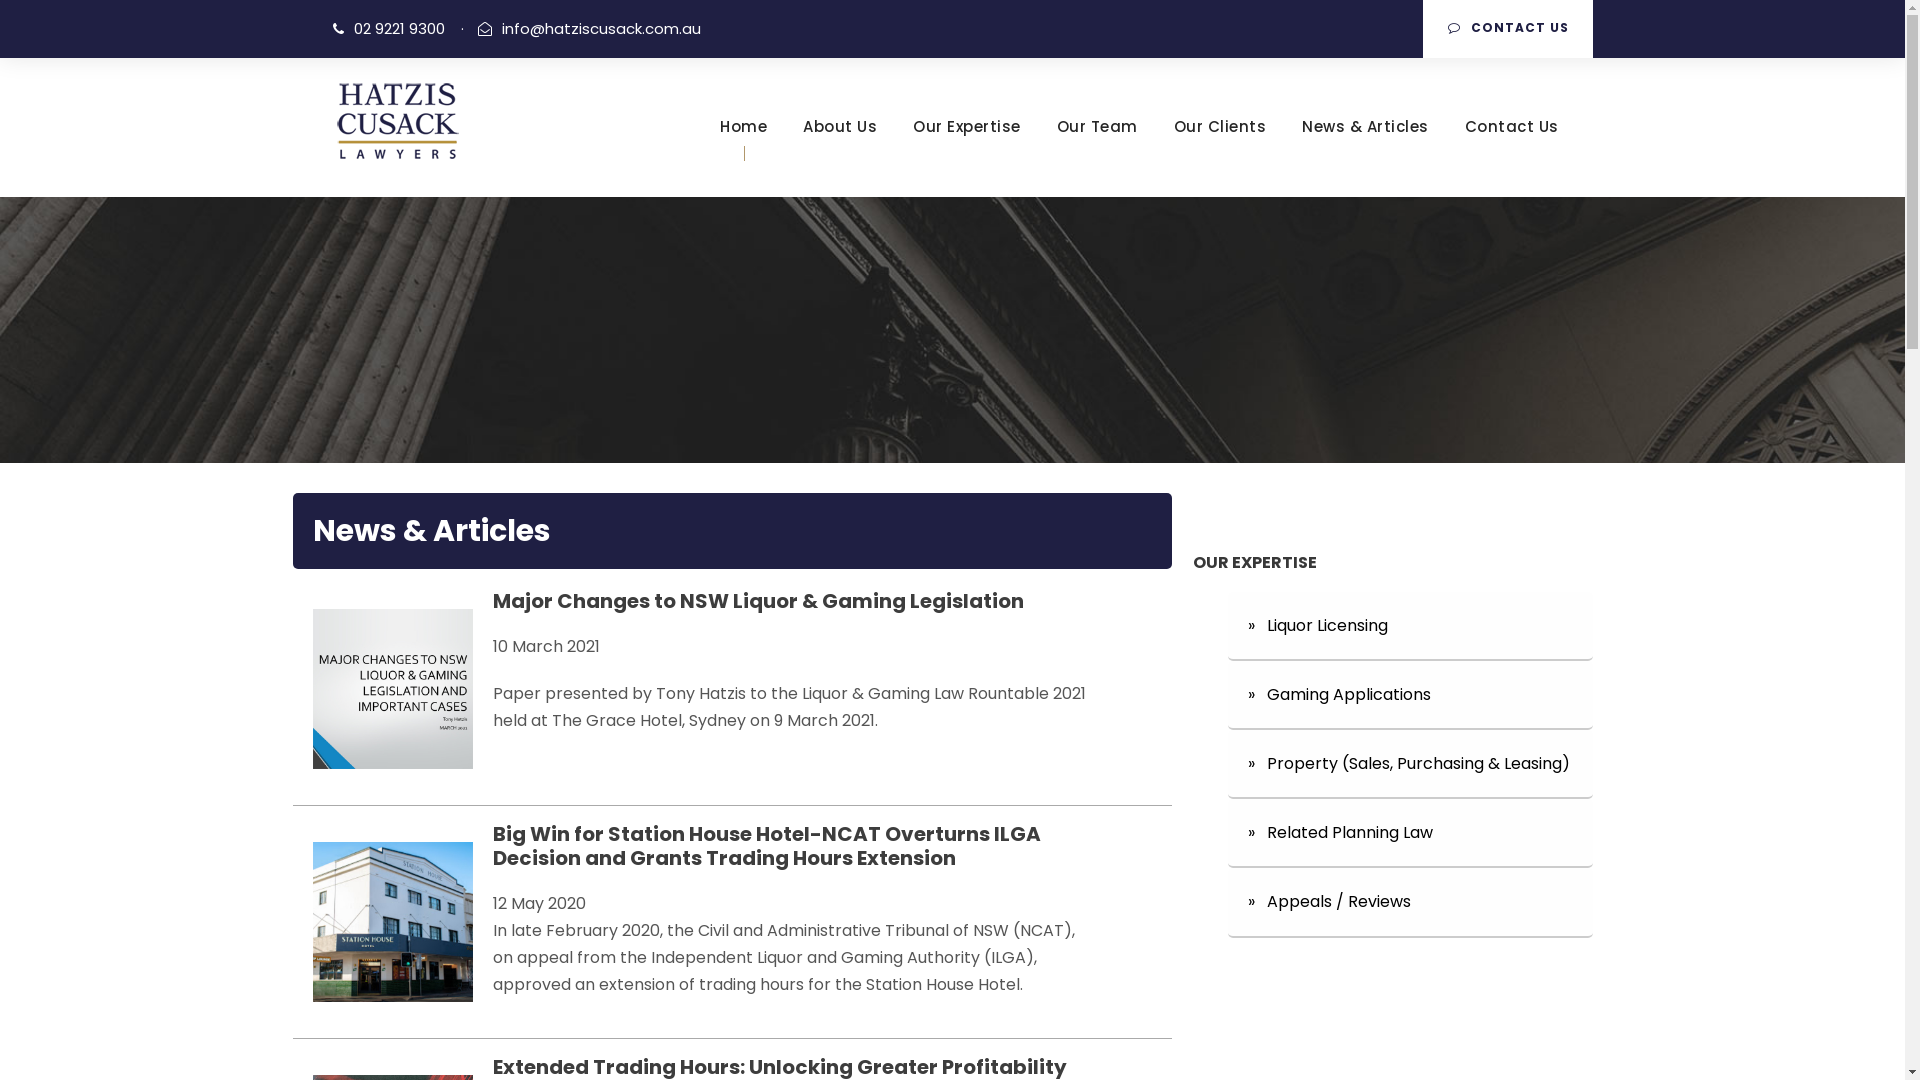 This screenshot has height=1080, width=1920. What do you see at coordinates (1055, 154) in the screenshot?
I see `'Our Team'` at bounding box center [1055, 154].